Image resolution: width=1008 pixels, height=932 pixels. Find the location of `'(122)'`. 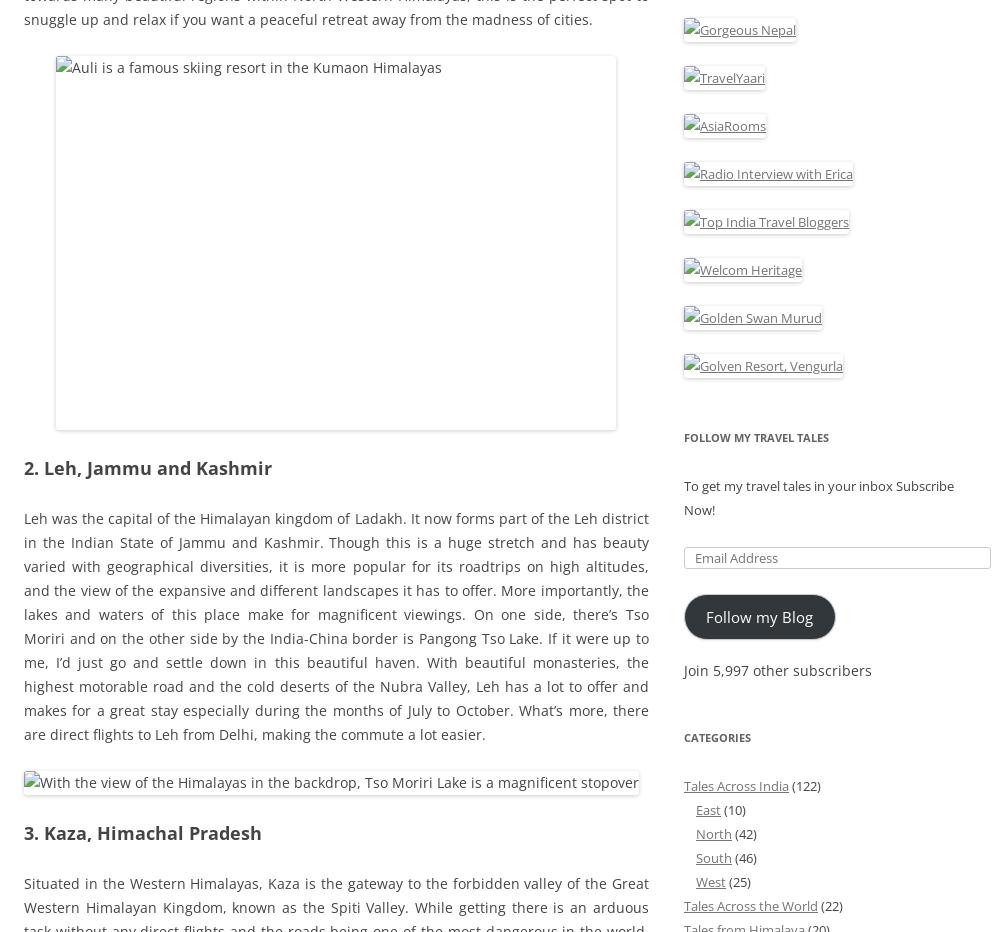

'(122)' is located at coordinates (804, 785).